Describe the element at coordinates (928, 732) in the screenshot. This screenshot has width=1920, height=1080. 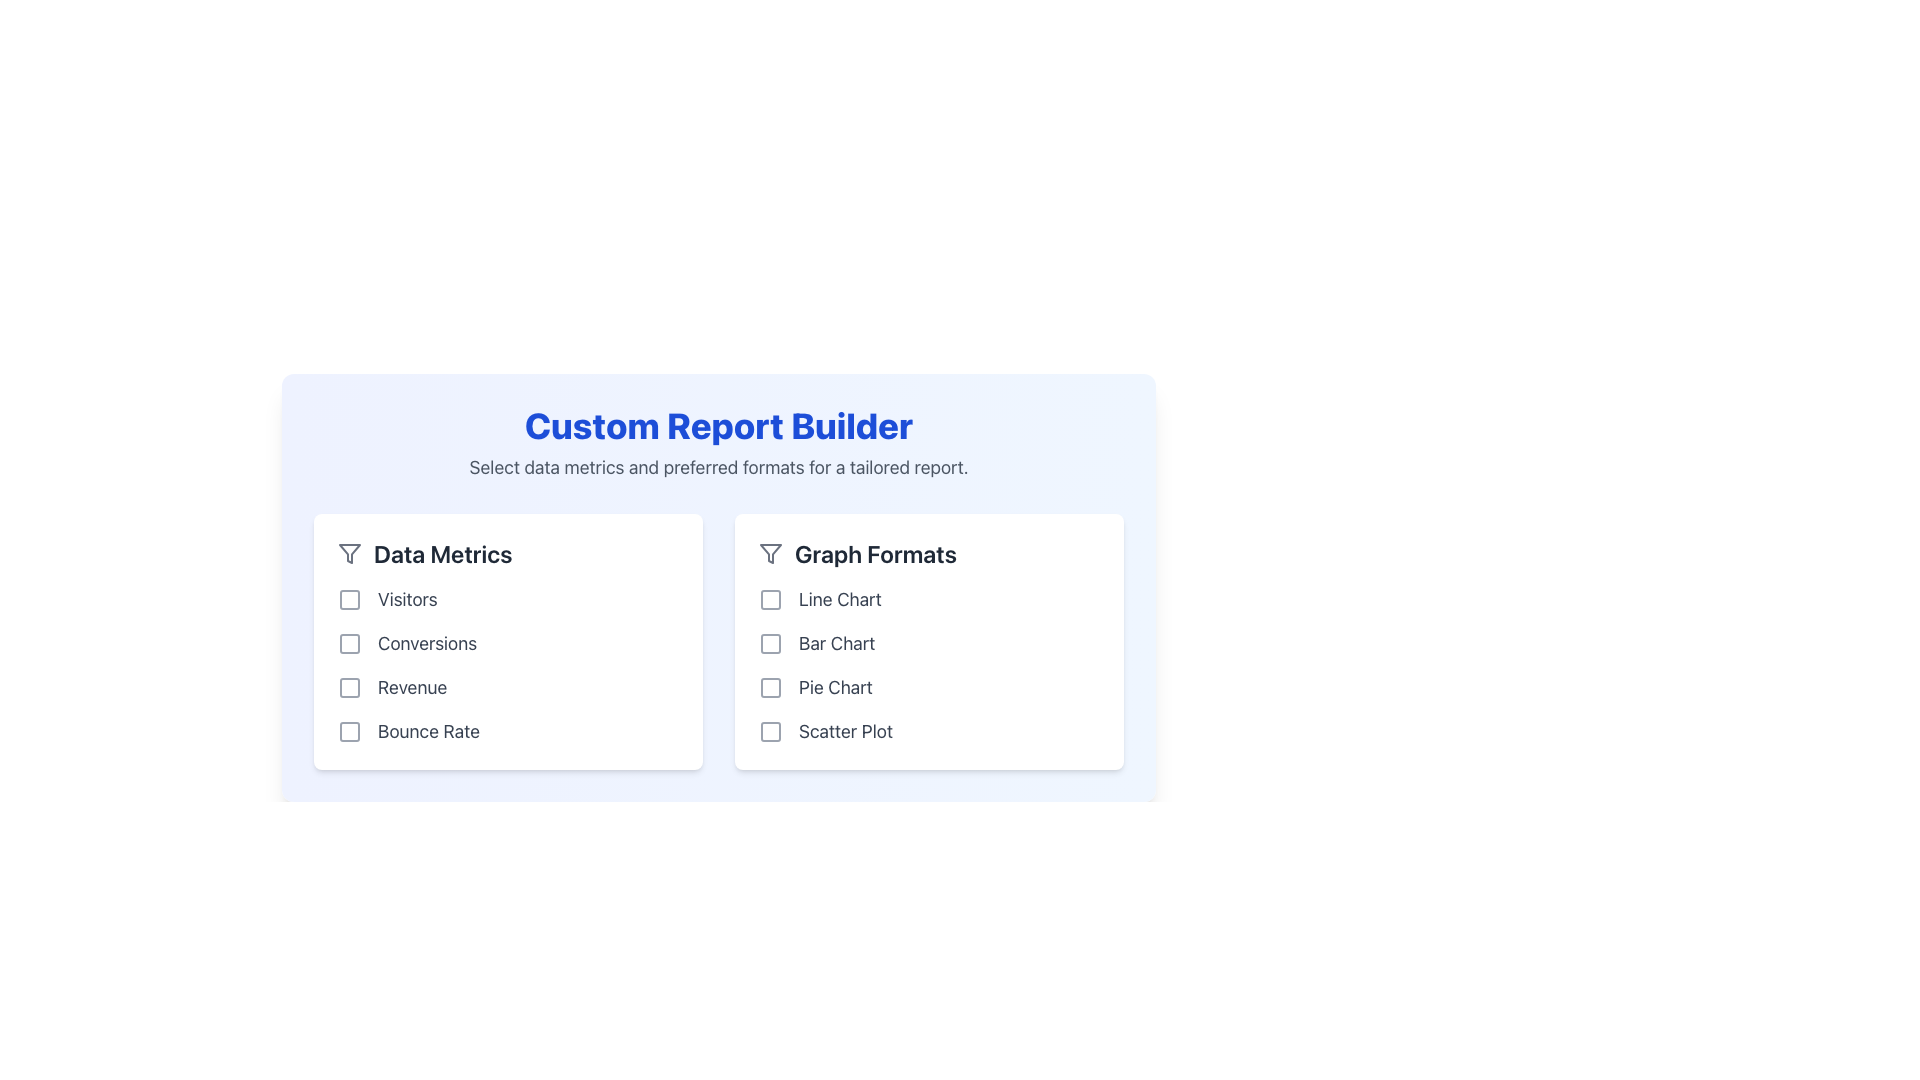
I see `the unselected checkbox labeled 'Scatter Plot' located at the bottom of the 'Graph Formats' section` at that location.